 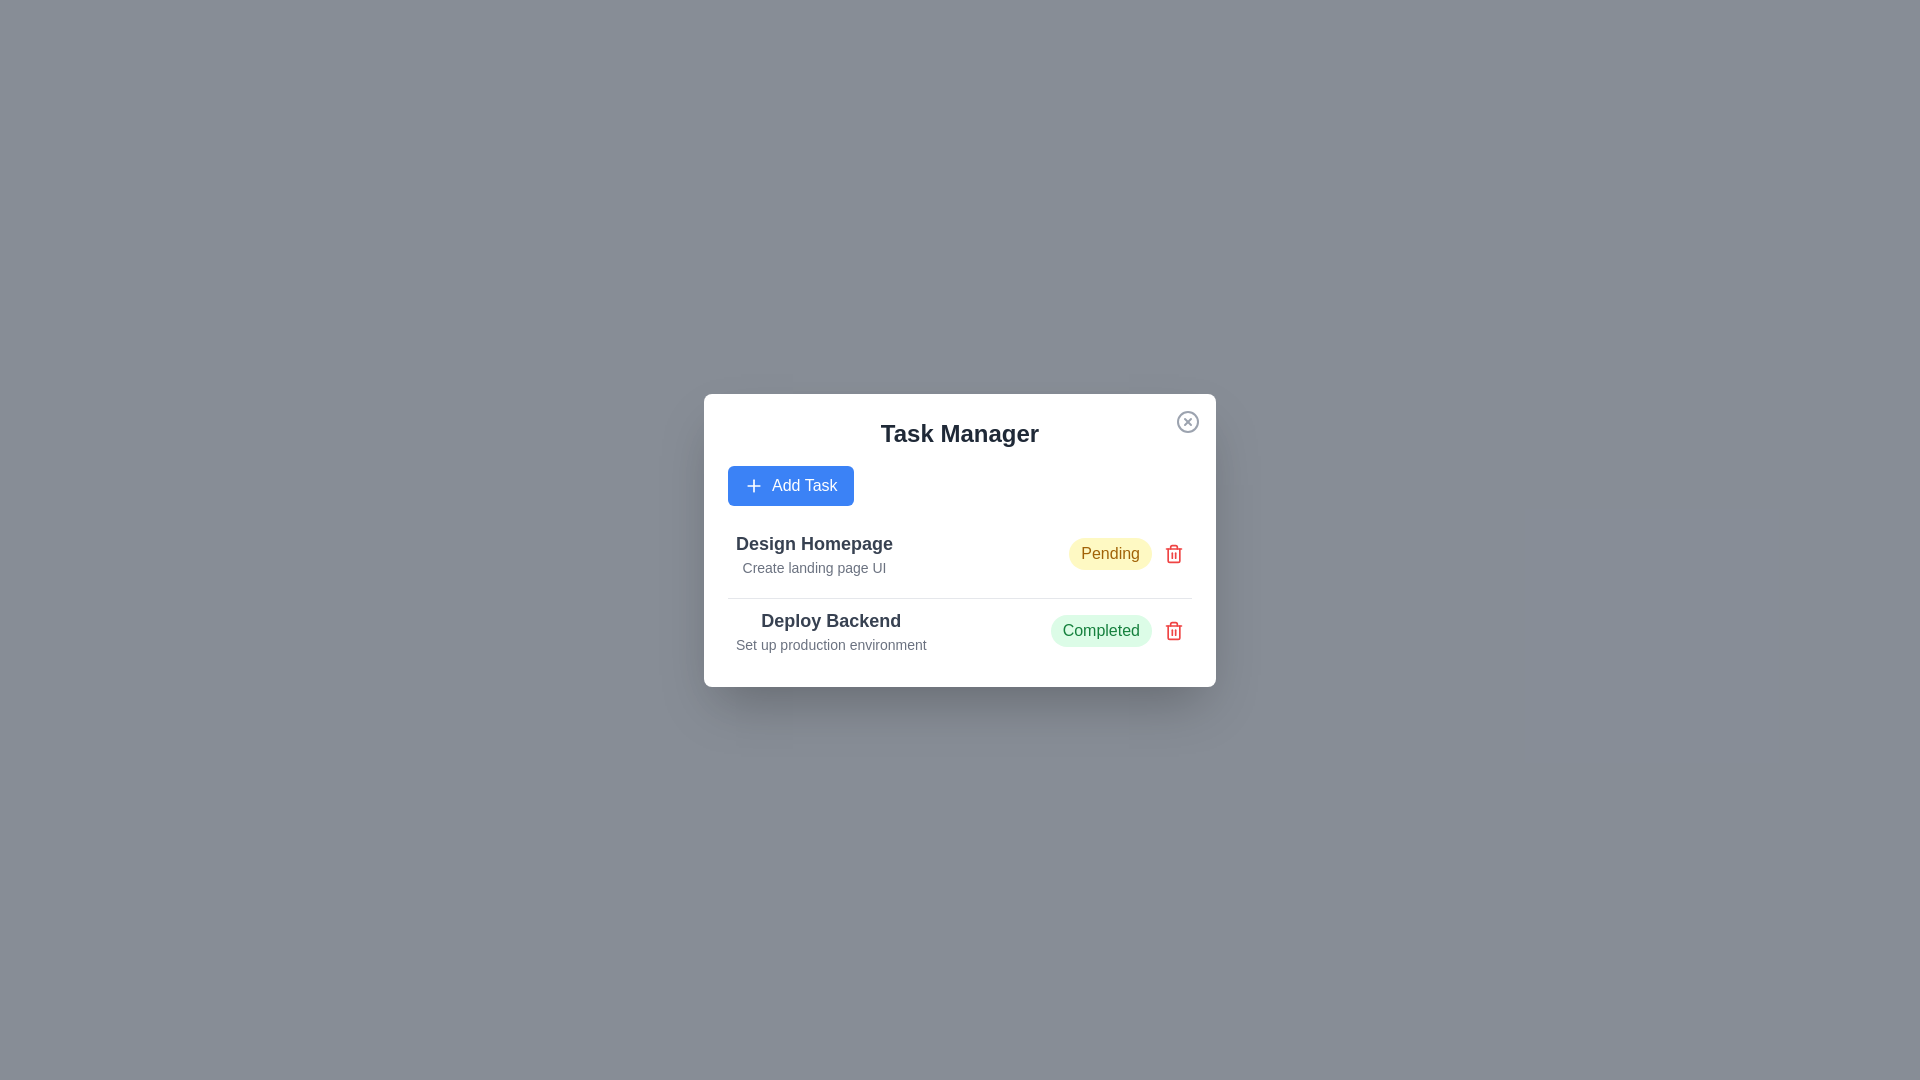 What do you see at coordinates (1126, 553) in the screenshot?
I see `the Status badge with a yellow background that contains the text 'Pending', which is located in the right section of the row labeled 'Design Homepage'` at bounding box center [1126, 553].